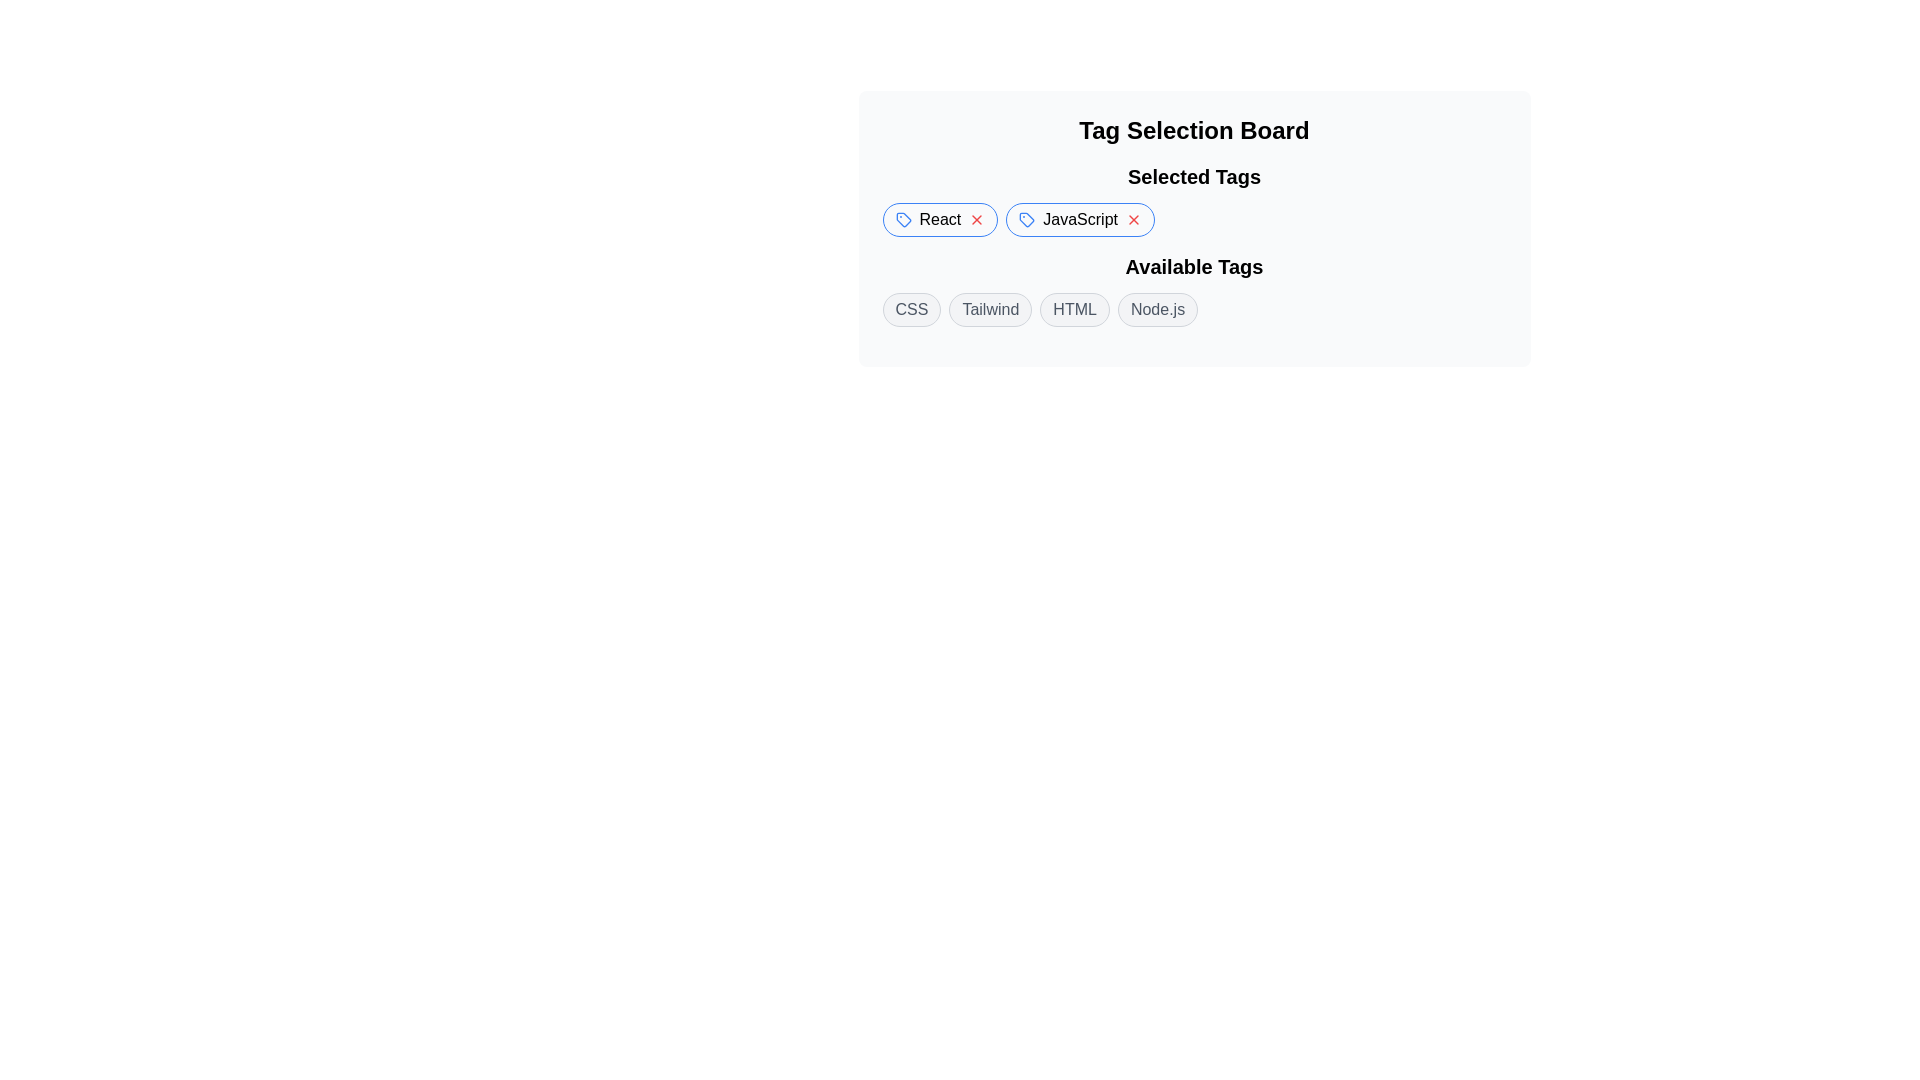 The image size is (1920, 1080). I want to click on the 'HTML' button in the 'Available Tags' section, so click(1074, 309).